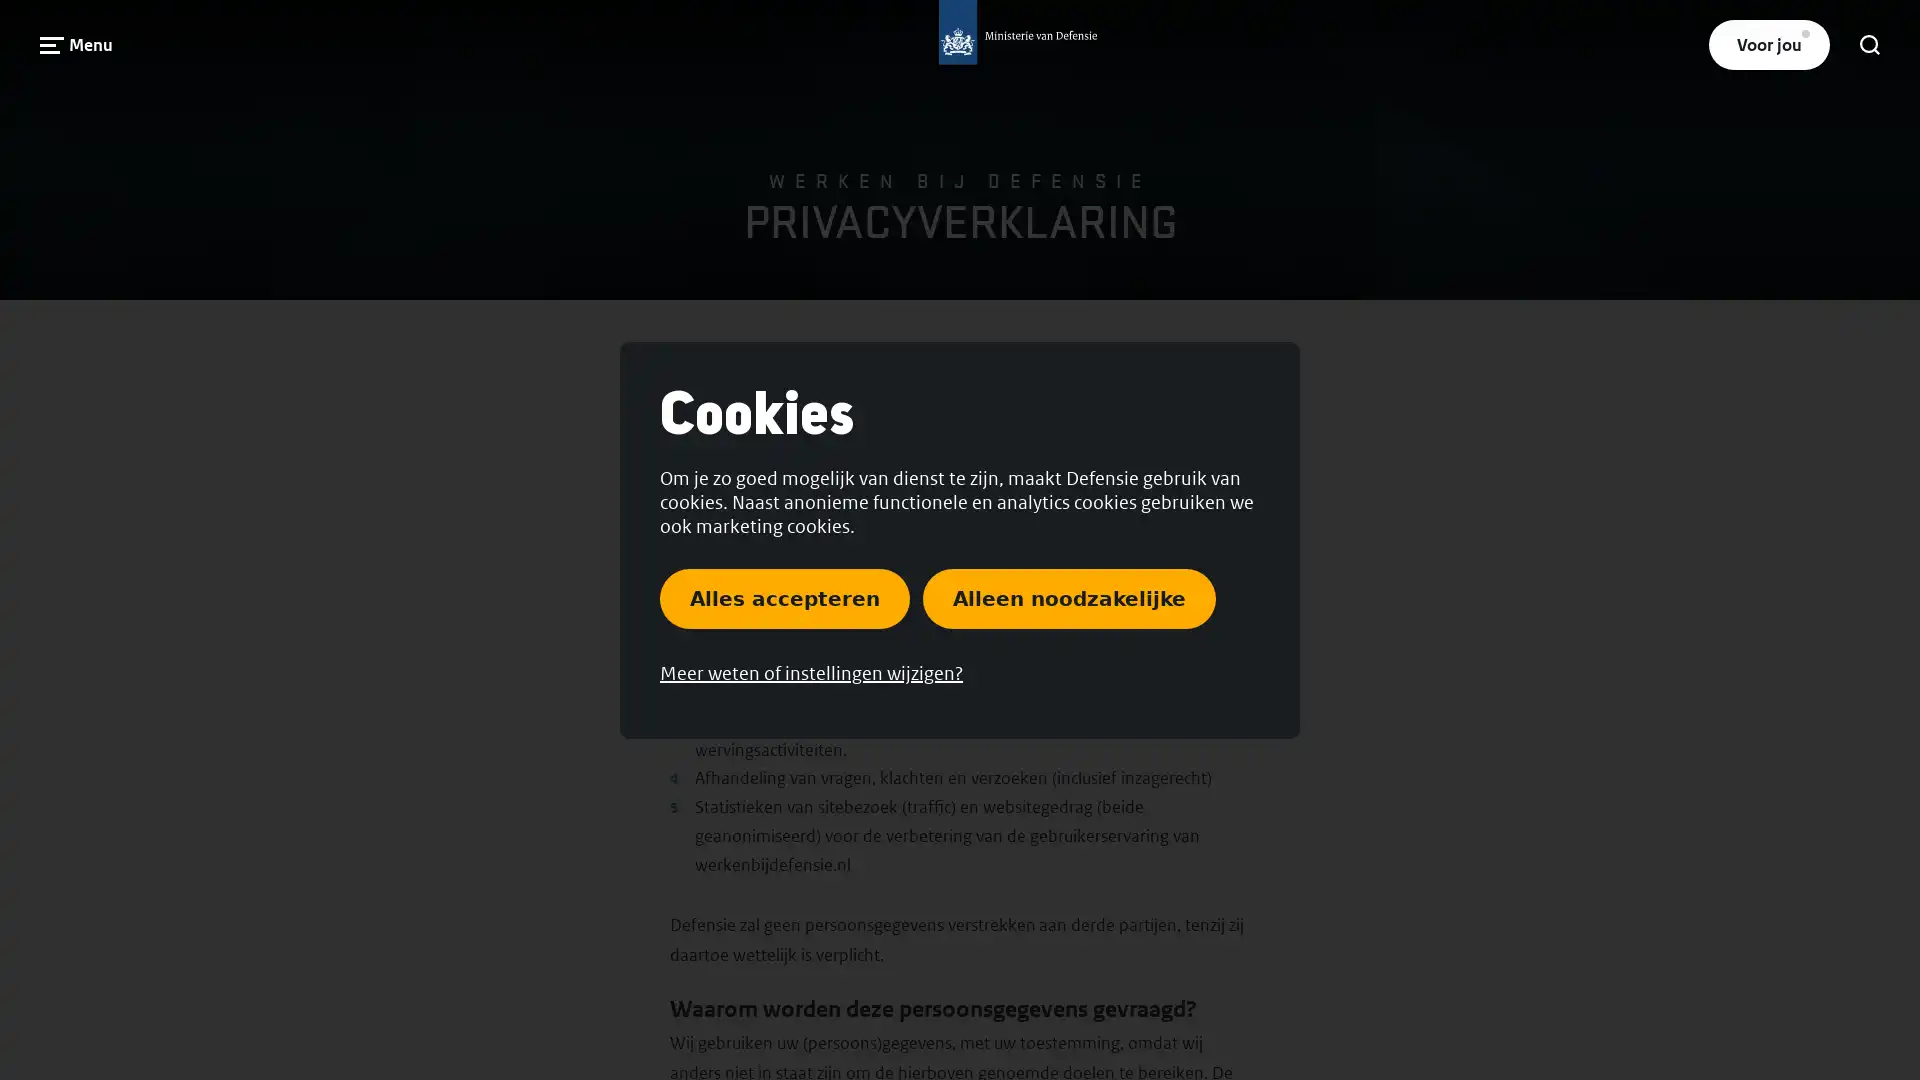 This screenshot has width=1920, height=1080. What do you see at coordinates (1068, 596) in the screenshot?
I see `Alleen noodzakelijke` at bounding box center [1068, 596].